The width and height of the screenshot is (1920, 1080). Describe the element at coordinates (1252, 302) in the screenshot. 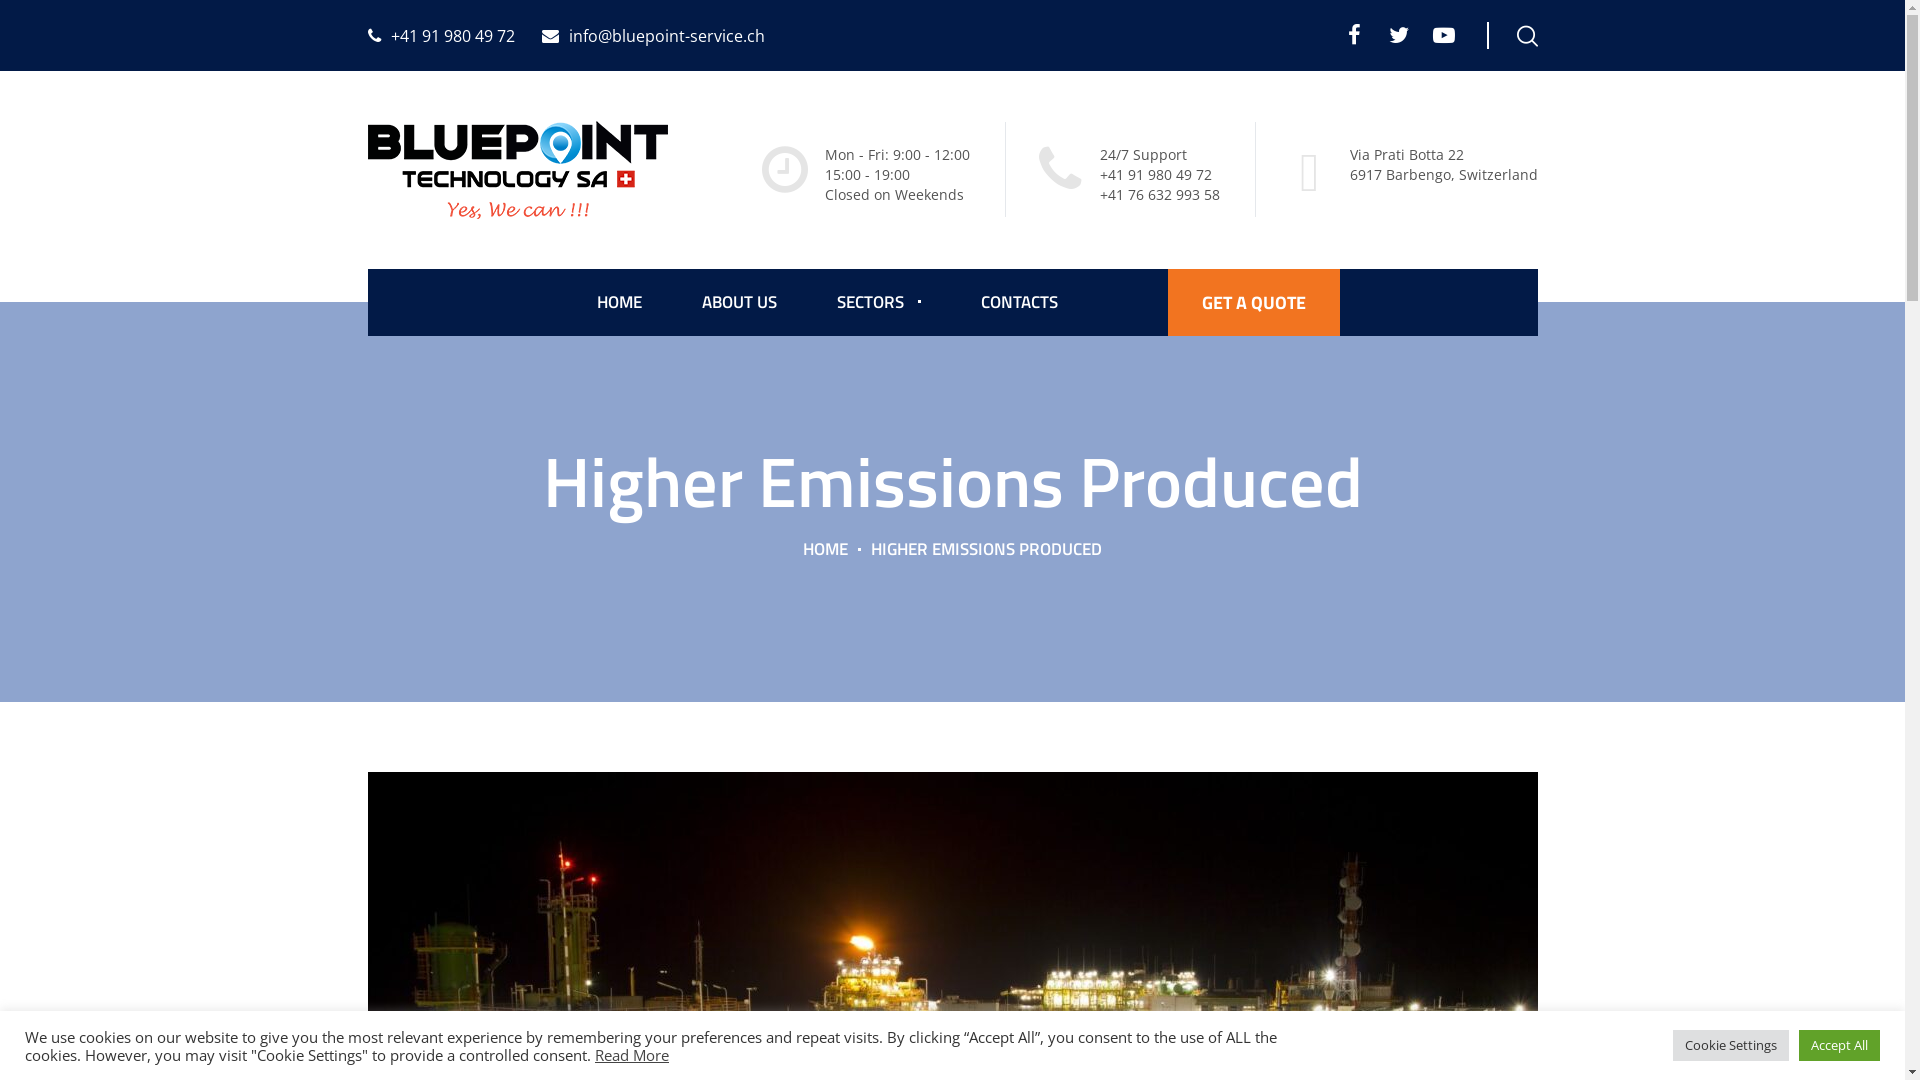

I see `'GET A QUOTE'` at that location.